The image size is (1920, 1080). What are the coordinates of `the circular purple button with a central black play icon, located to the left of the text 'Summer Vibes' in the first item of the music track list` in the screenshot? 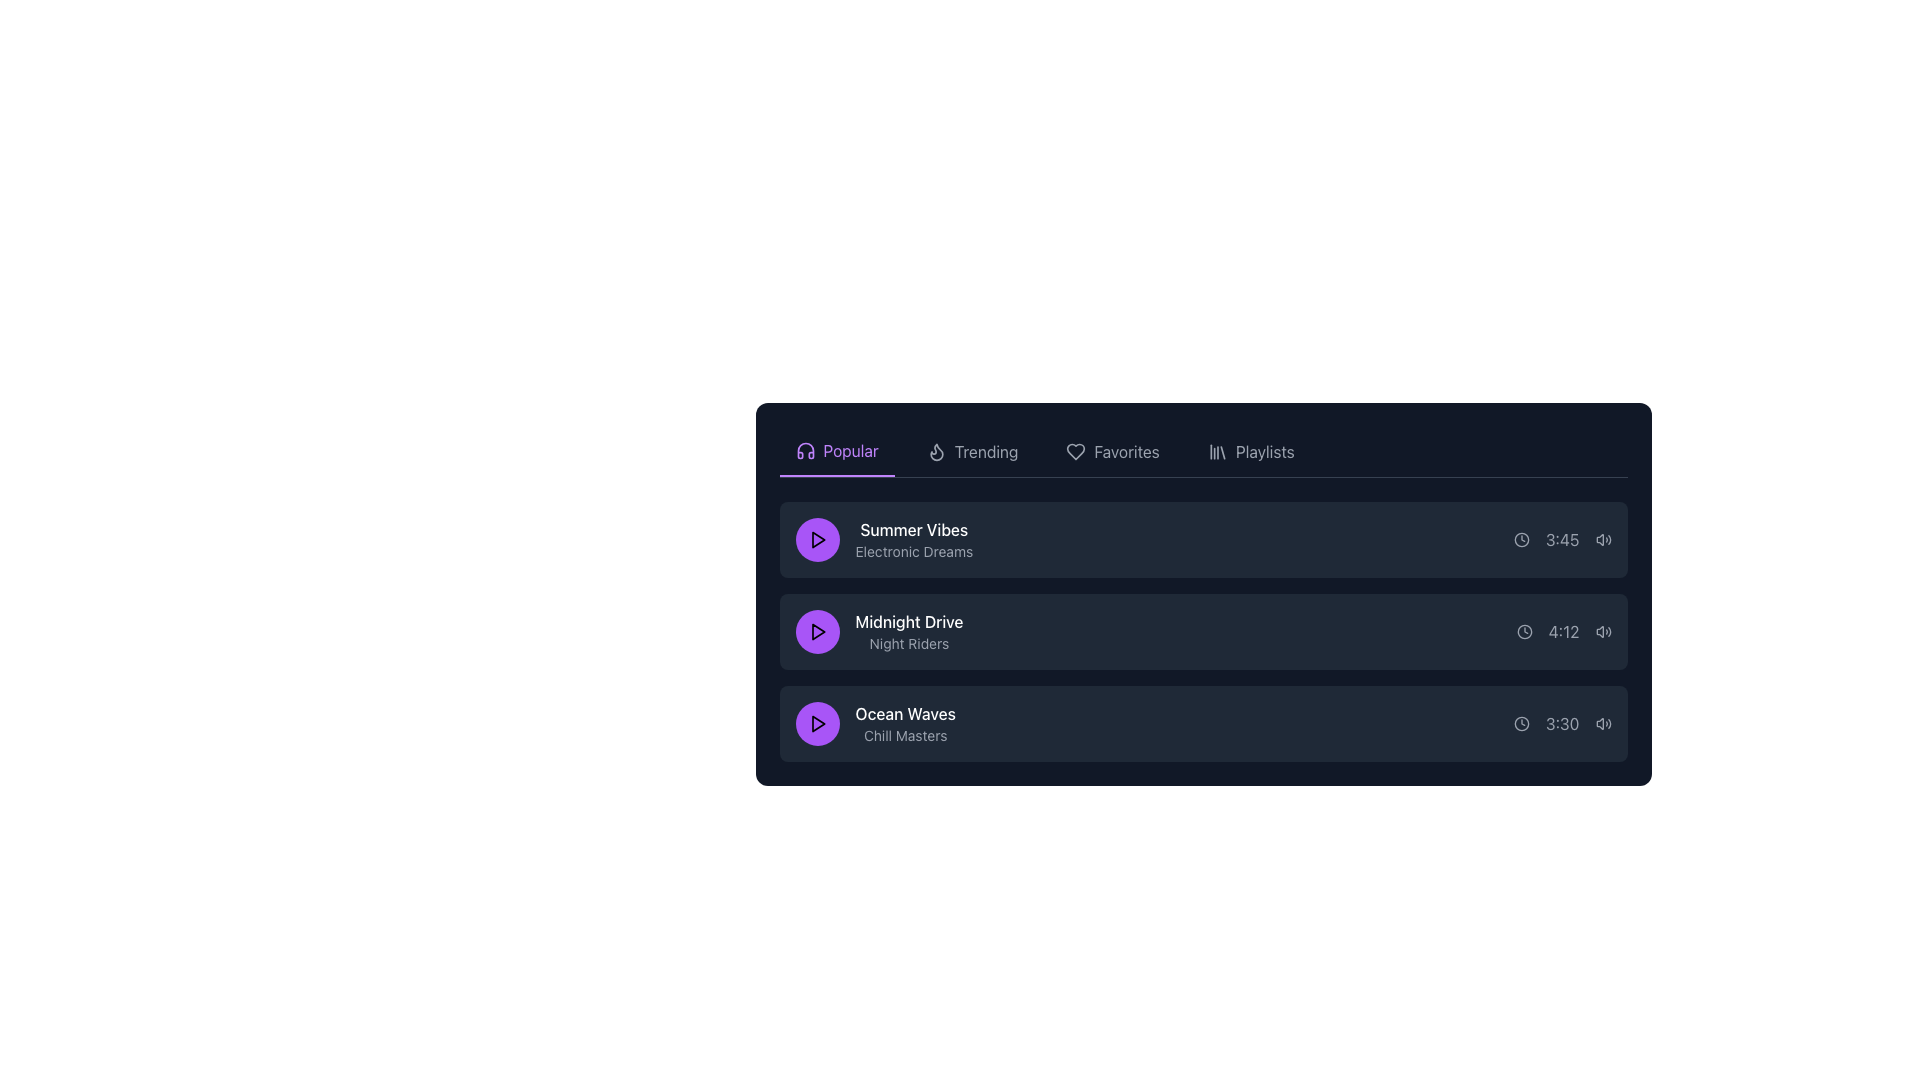 It's located at (817, 540).